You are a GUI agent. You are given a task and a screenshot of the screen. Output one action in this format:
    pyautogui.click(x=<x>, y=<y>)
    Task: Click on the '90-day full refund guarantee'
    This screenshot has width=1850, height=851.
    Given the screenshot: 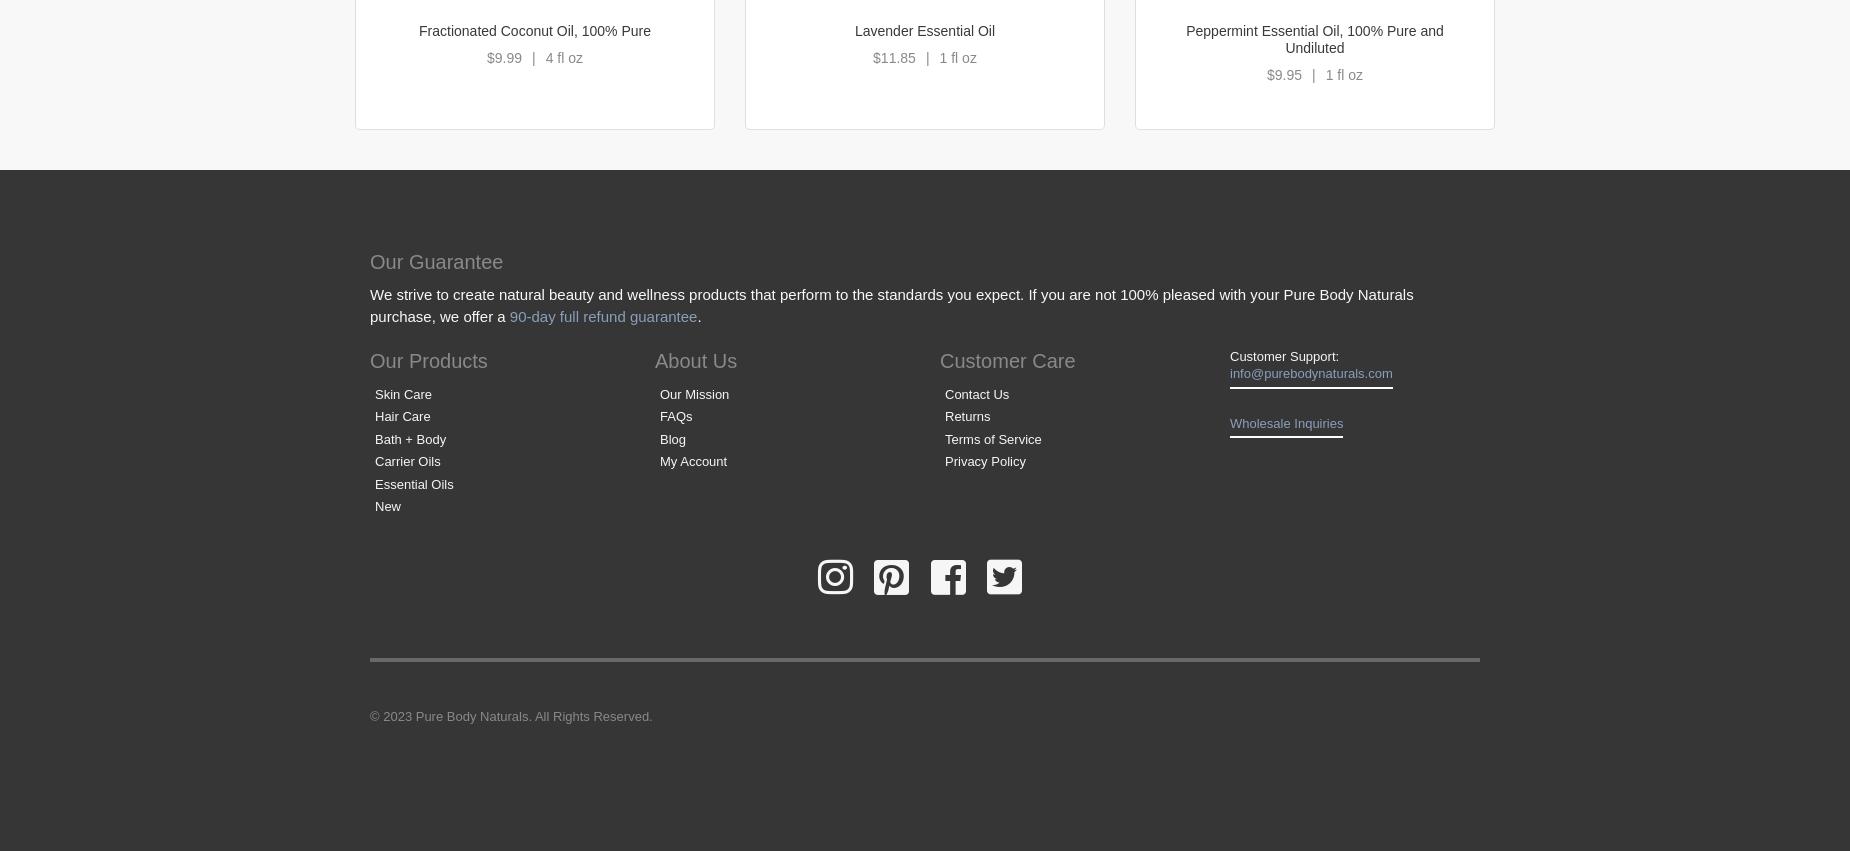 What is the action you would take?
    pyautogui.click(x=602, y=315)
    